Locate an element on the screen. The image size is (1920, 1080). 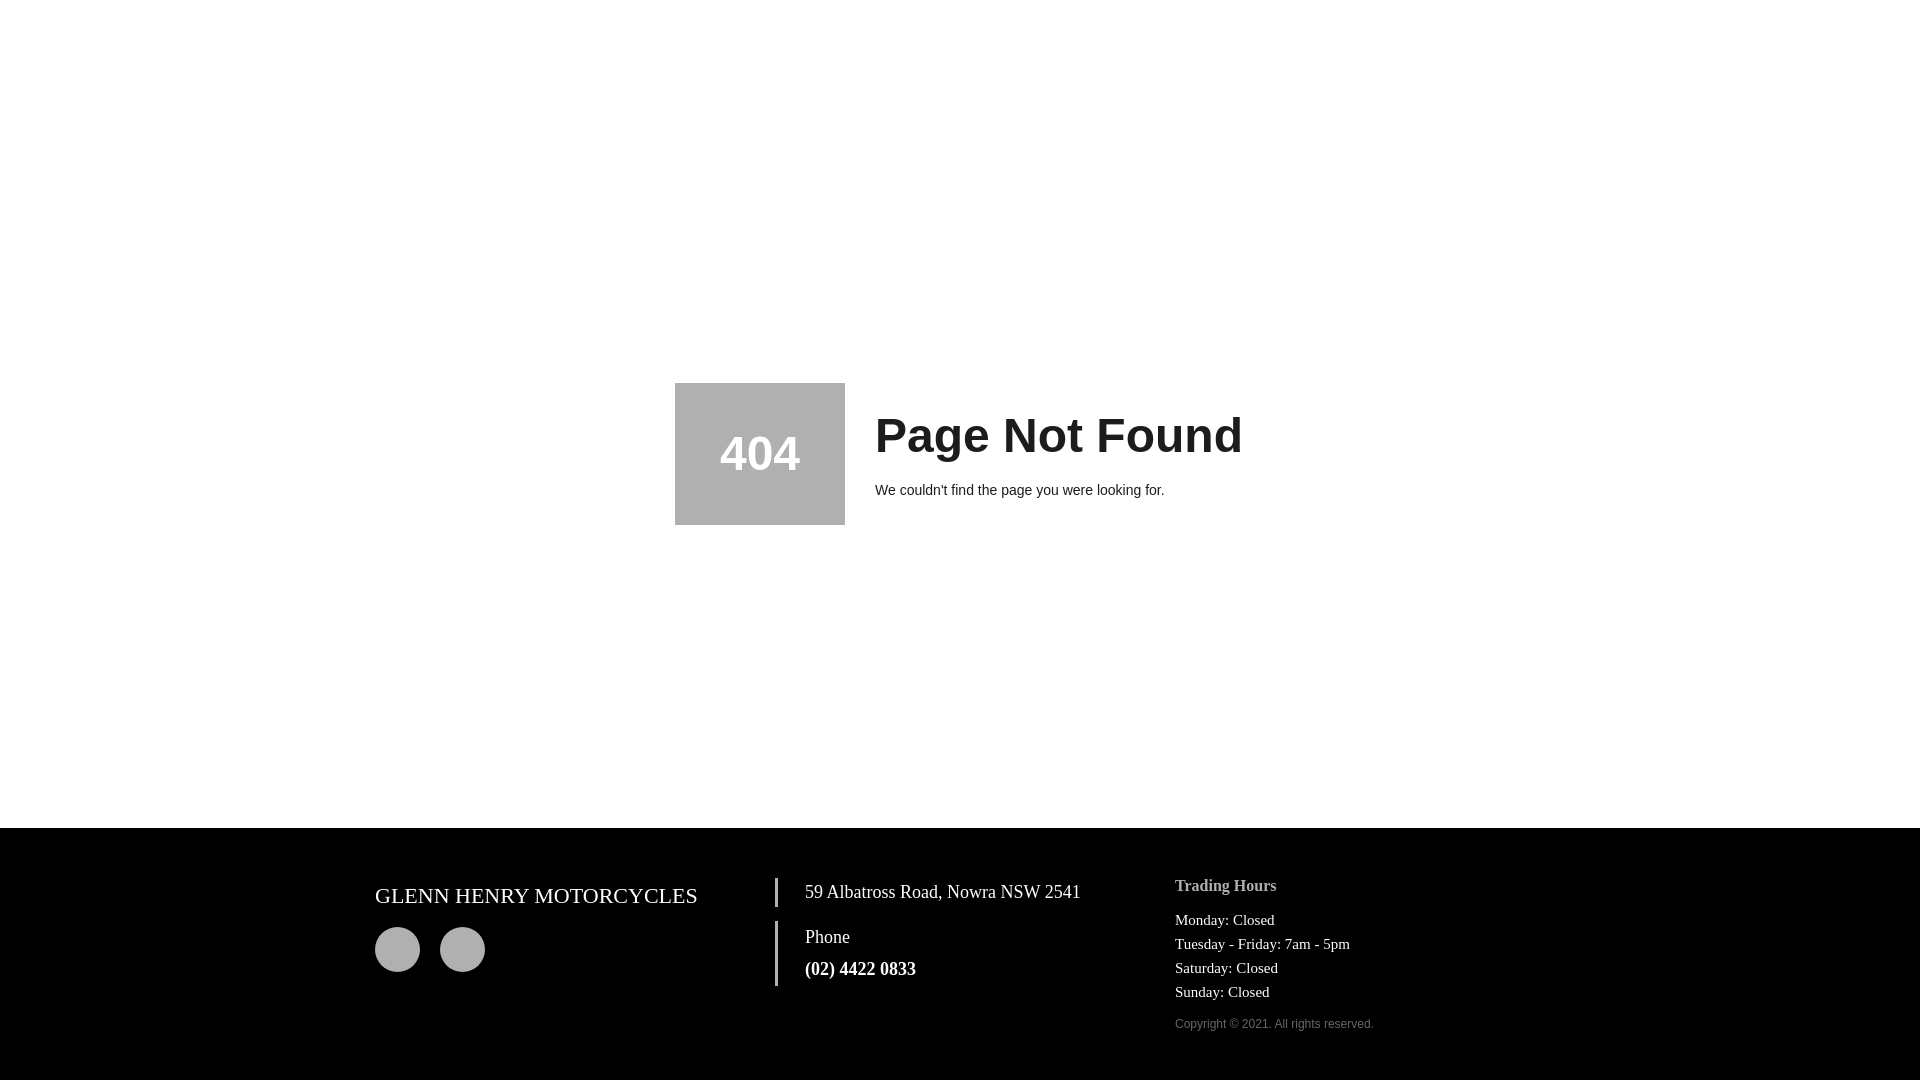
'(02) 4422 0833' is located at coordinates (860, 968).